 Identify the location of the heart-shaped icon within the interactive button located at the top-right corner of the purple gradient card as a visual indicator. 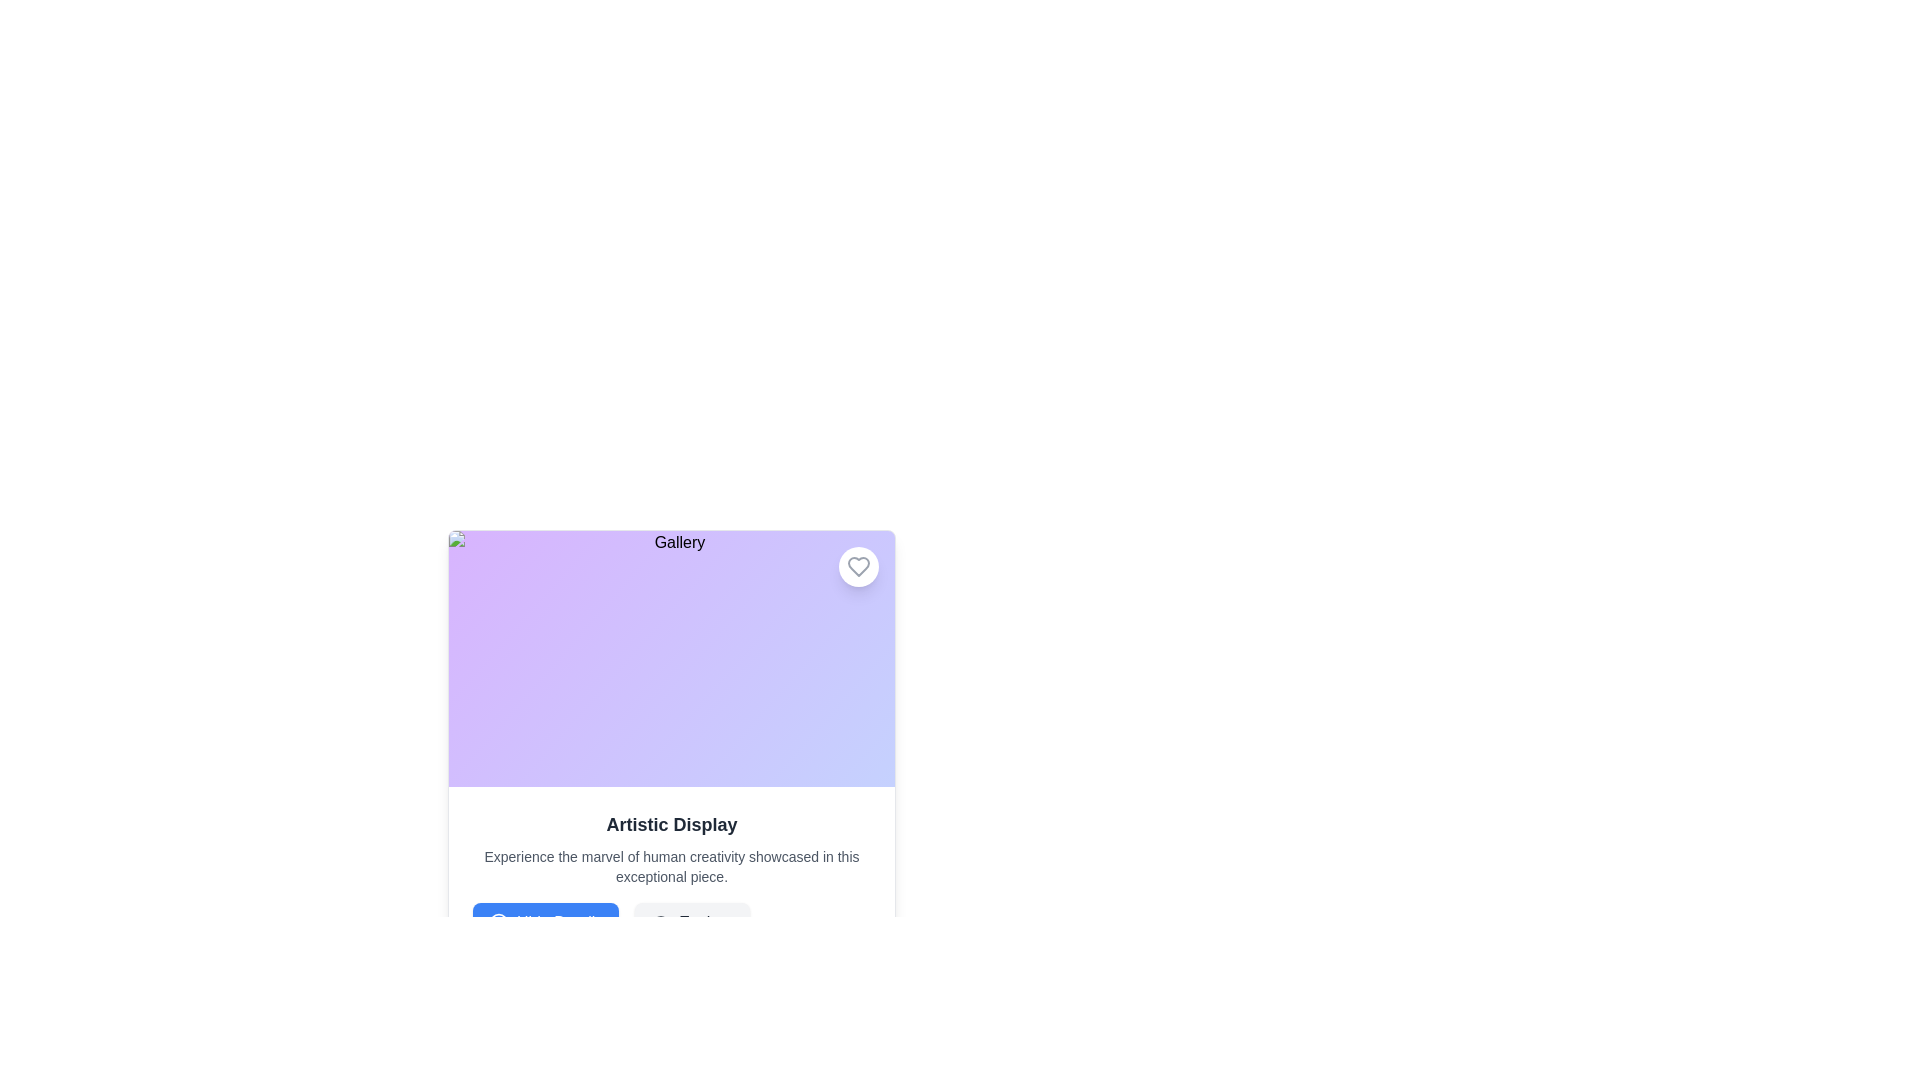
(859, 567).